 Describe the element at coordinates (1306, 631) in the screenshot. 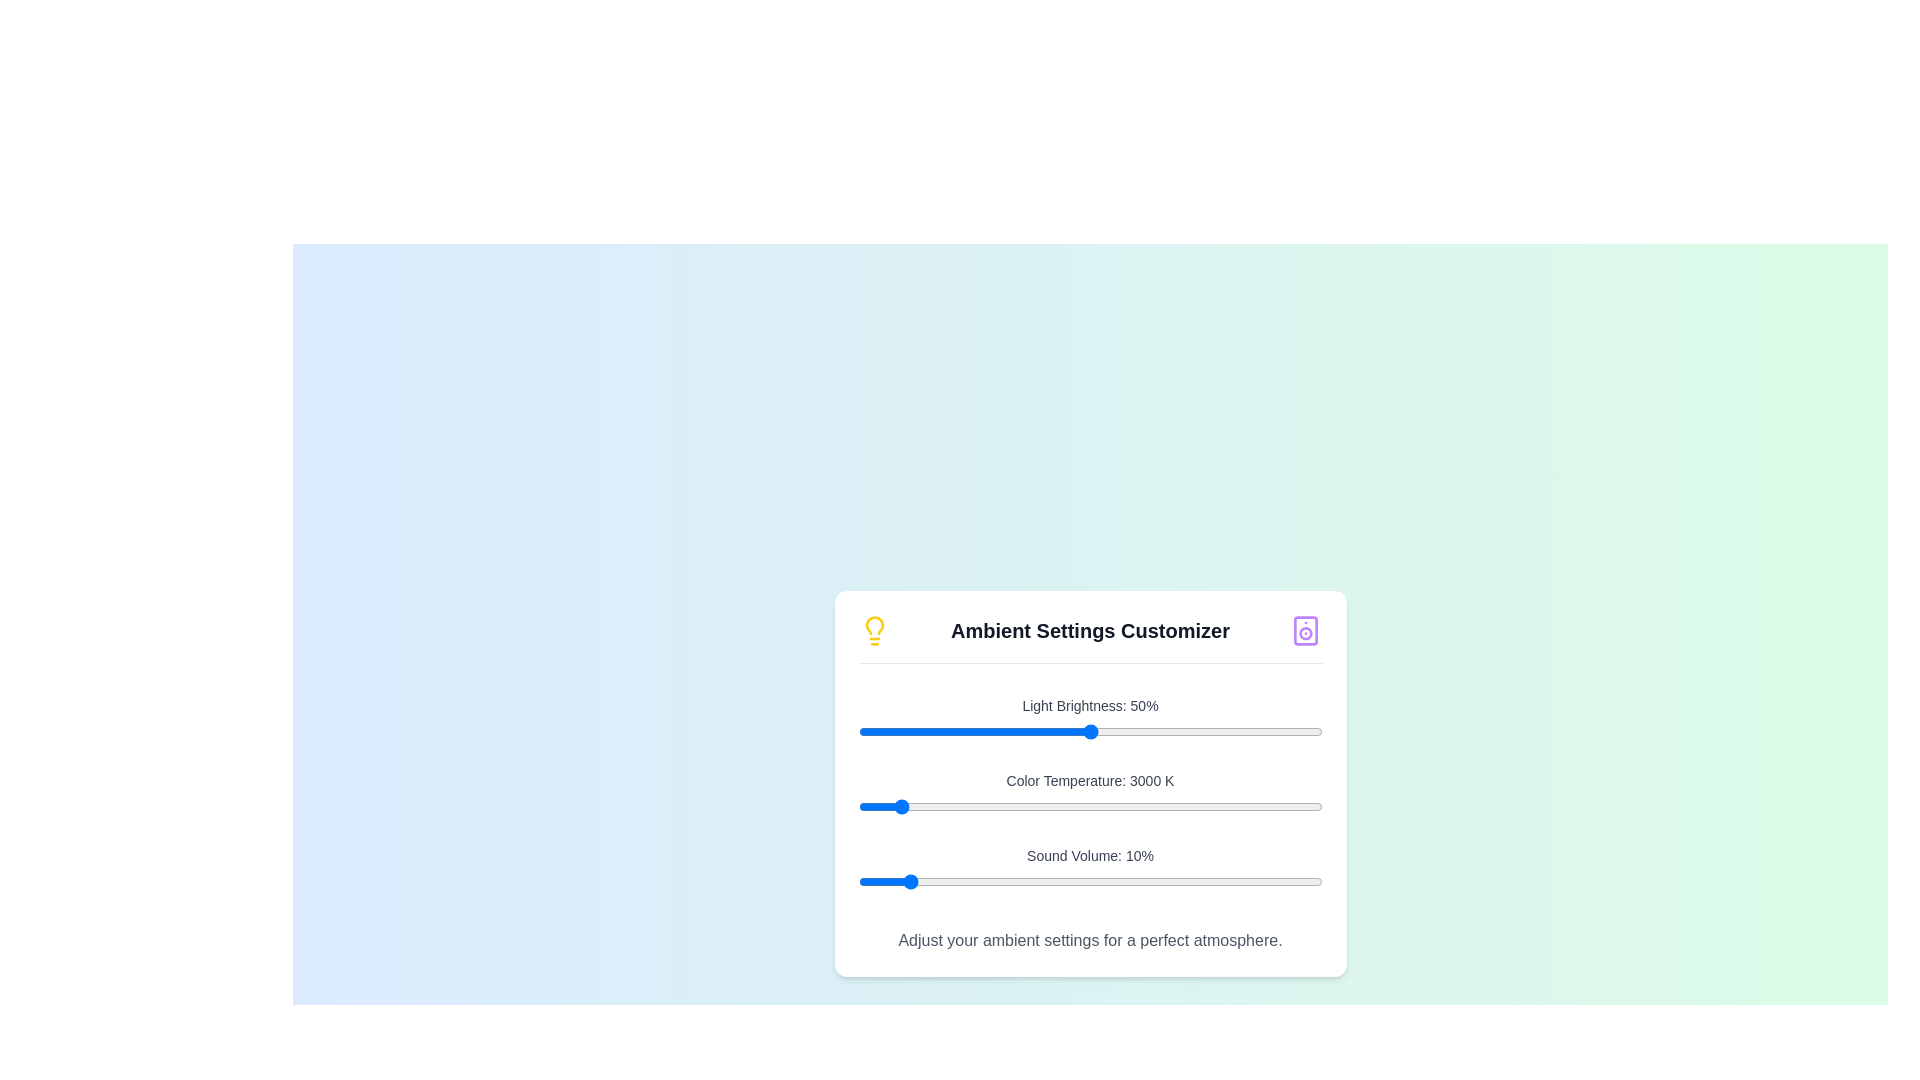

I see `the purple speaker icon located in the upper-right corner of the 'Ambient Settings Customizer' header section` at that location.